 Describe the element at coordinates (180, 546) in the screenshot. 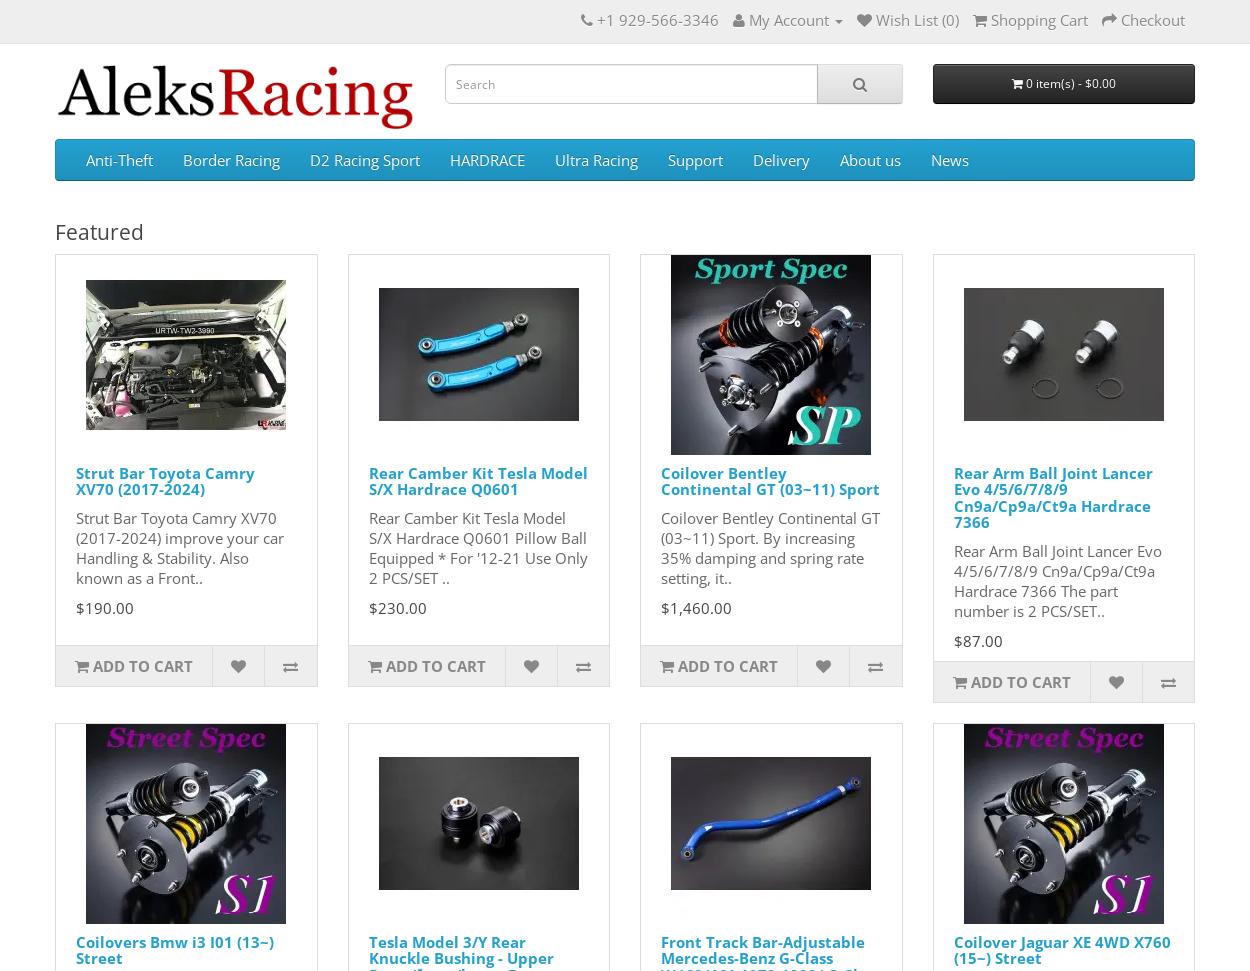

I see `'Strut Bar Toyota Camry XV70 (2017-2024) improve your car Handling & Stability. Also known as a Front..'` at that location.